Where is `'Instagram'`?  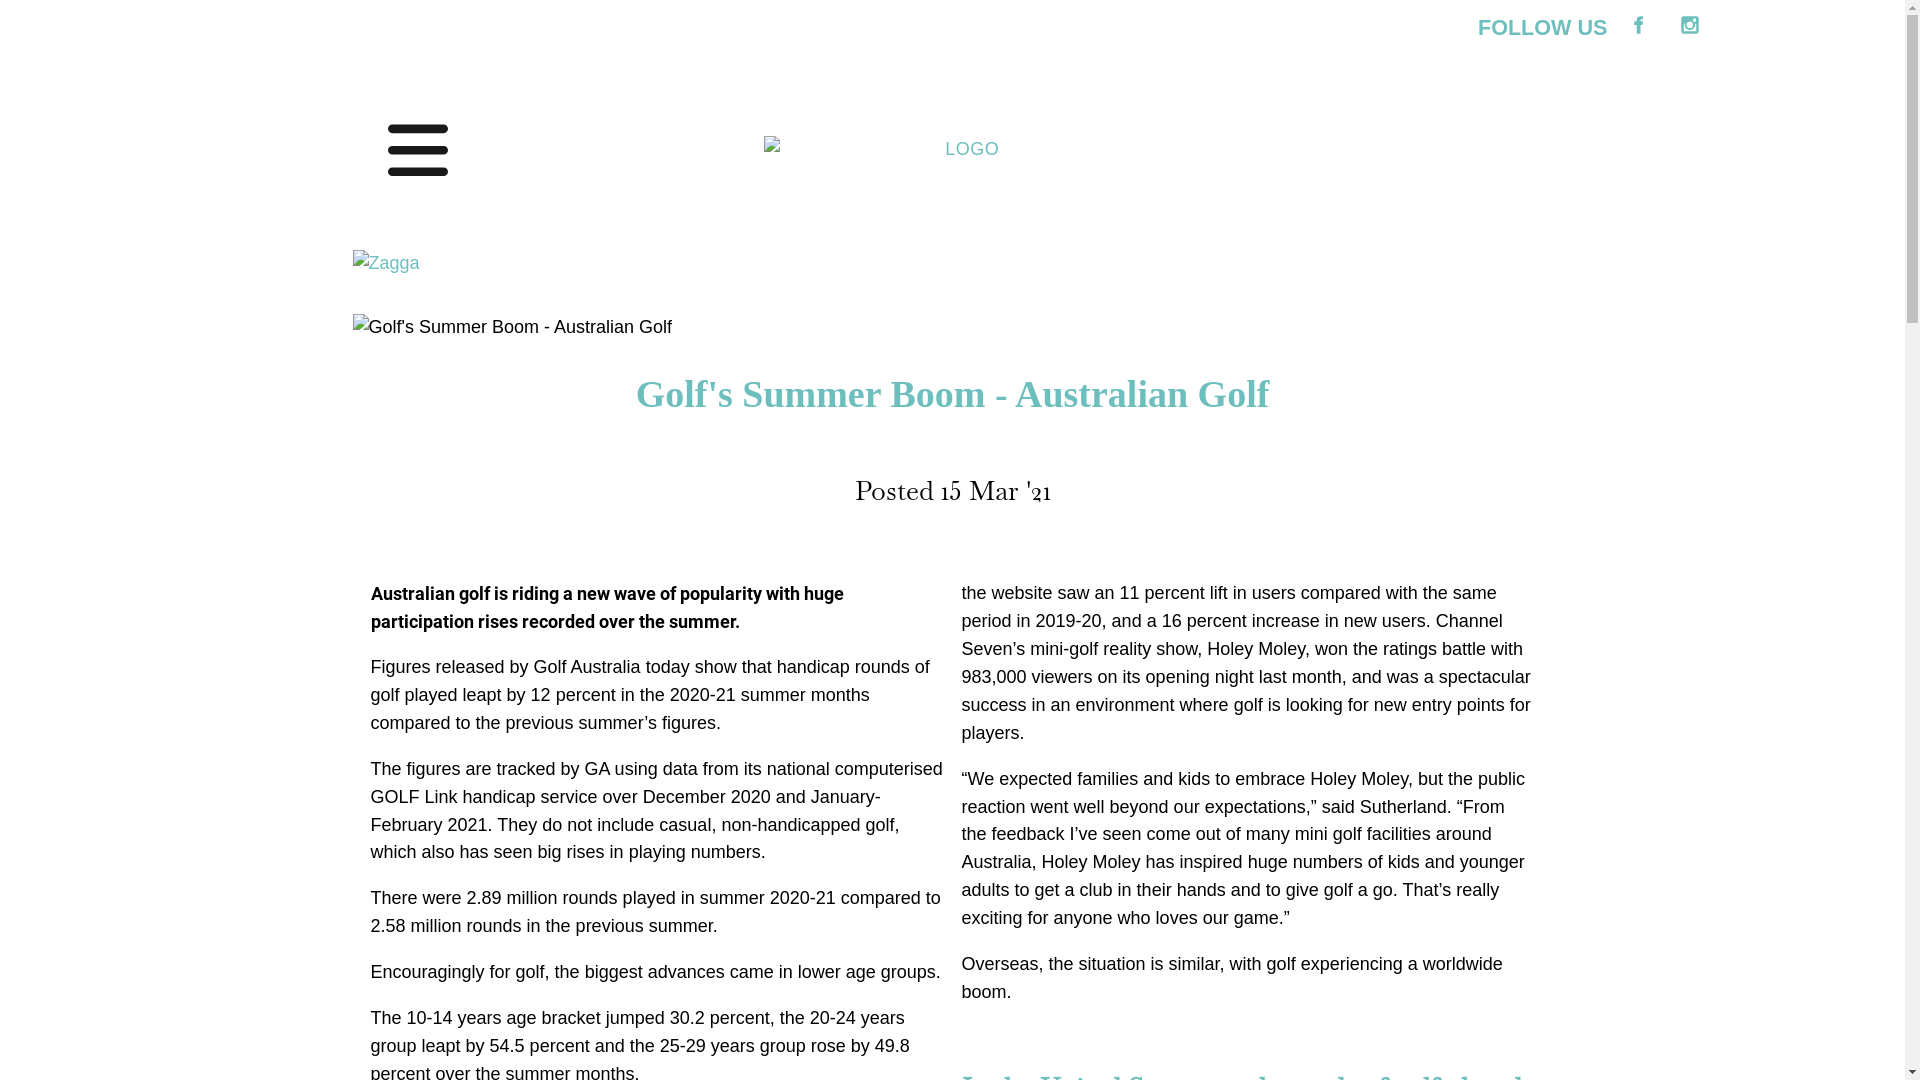 'Instagram' is located at coordinates (1688, 24).